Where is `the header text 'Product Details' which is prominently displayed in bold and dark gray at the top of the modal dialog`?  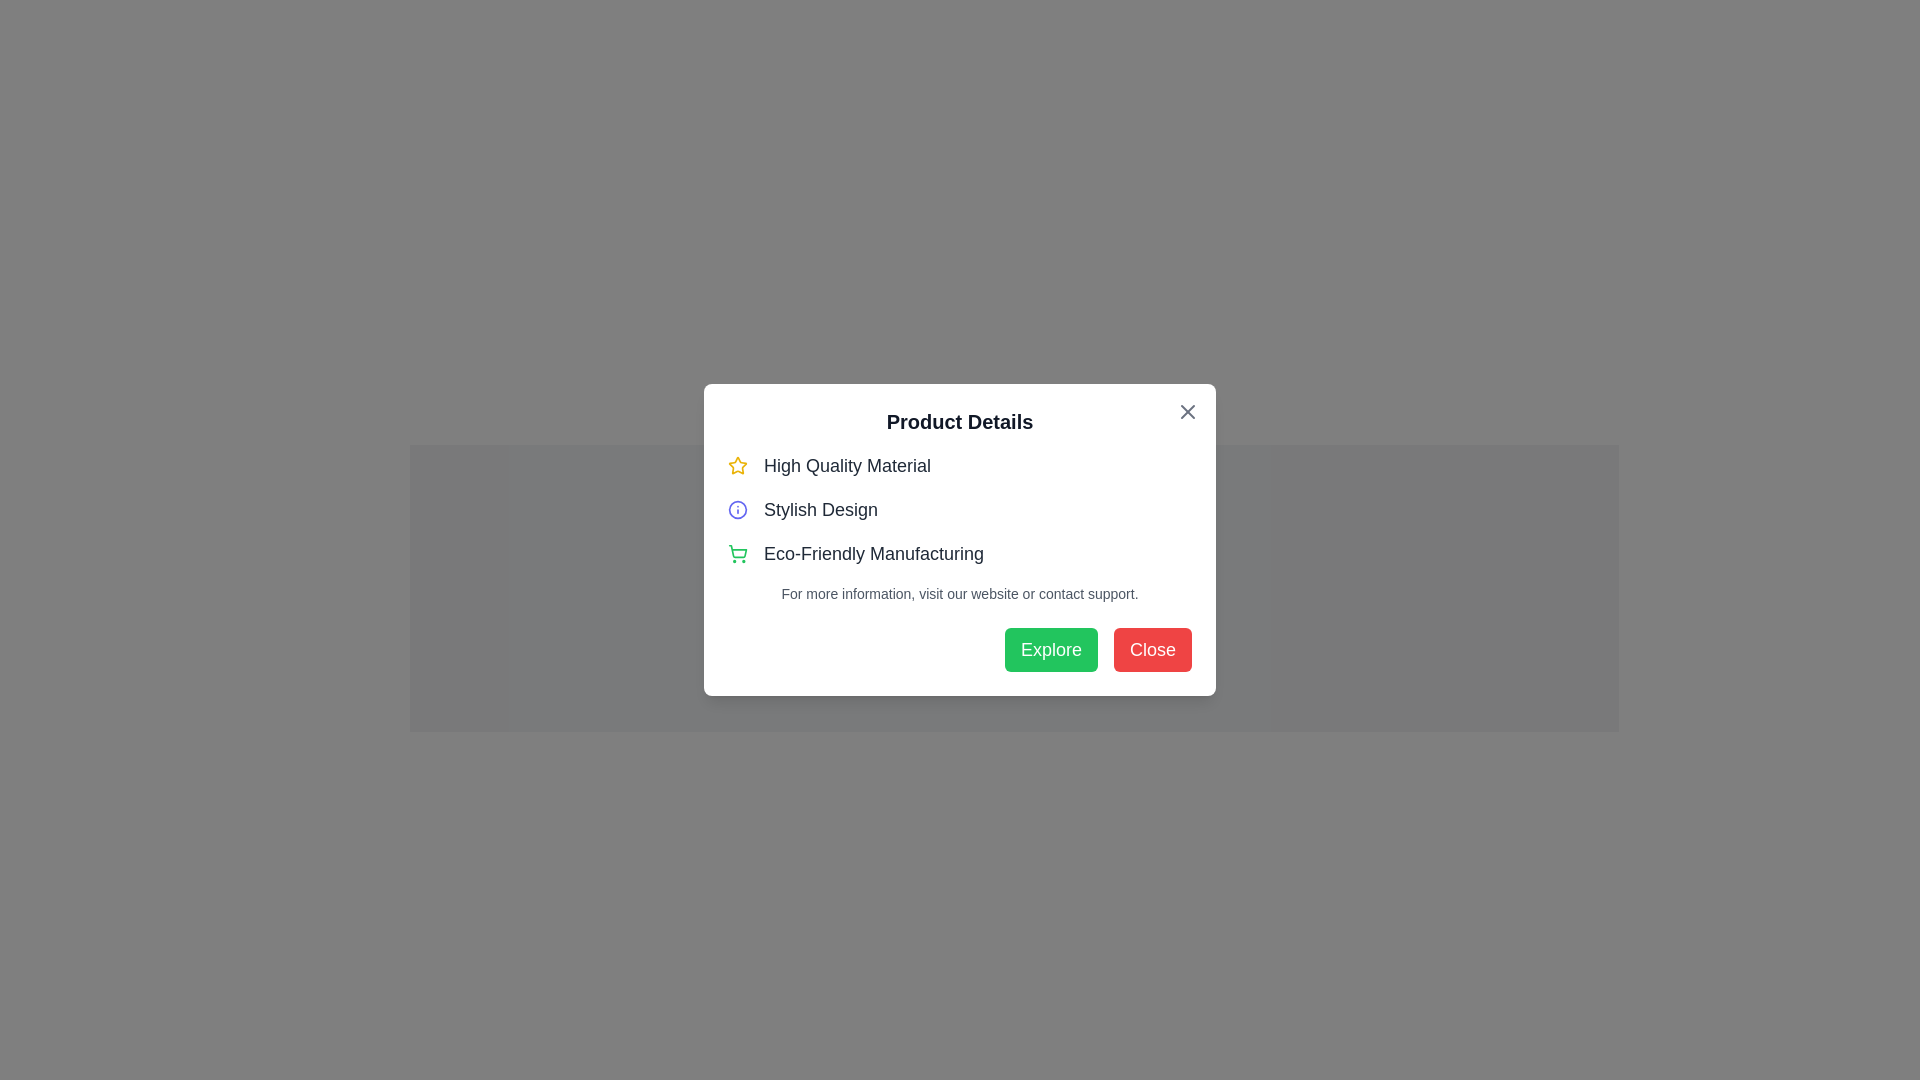
the header text 'Product Details' which is prominently displayed in bold and dark gray at the top of the modal dialog is located at coordinates (960, 420).